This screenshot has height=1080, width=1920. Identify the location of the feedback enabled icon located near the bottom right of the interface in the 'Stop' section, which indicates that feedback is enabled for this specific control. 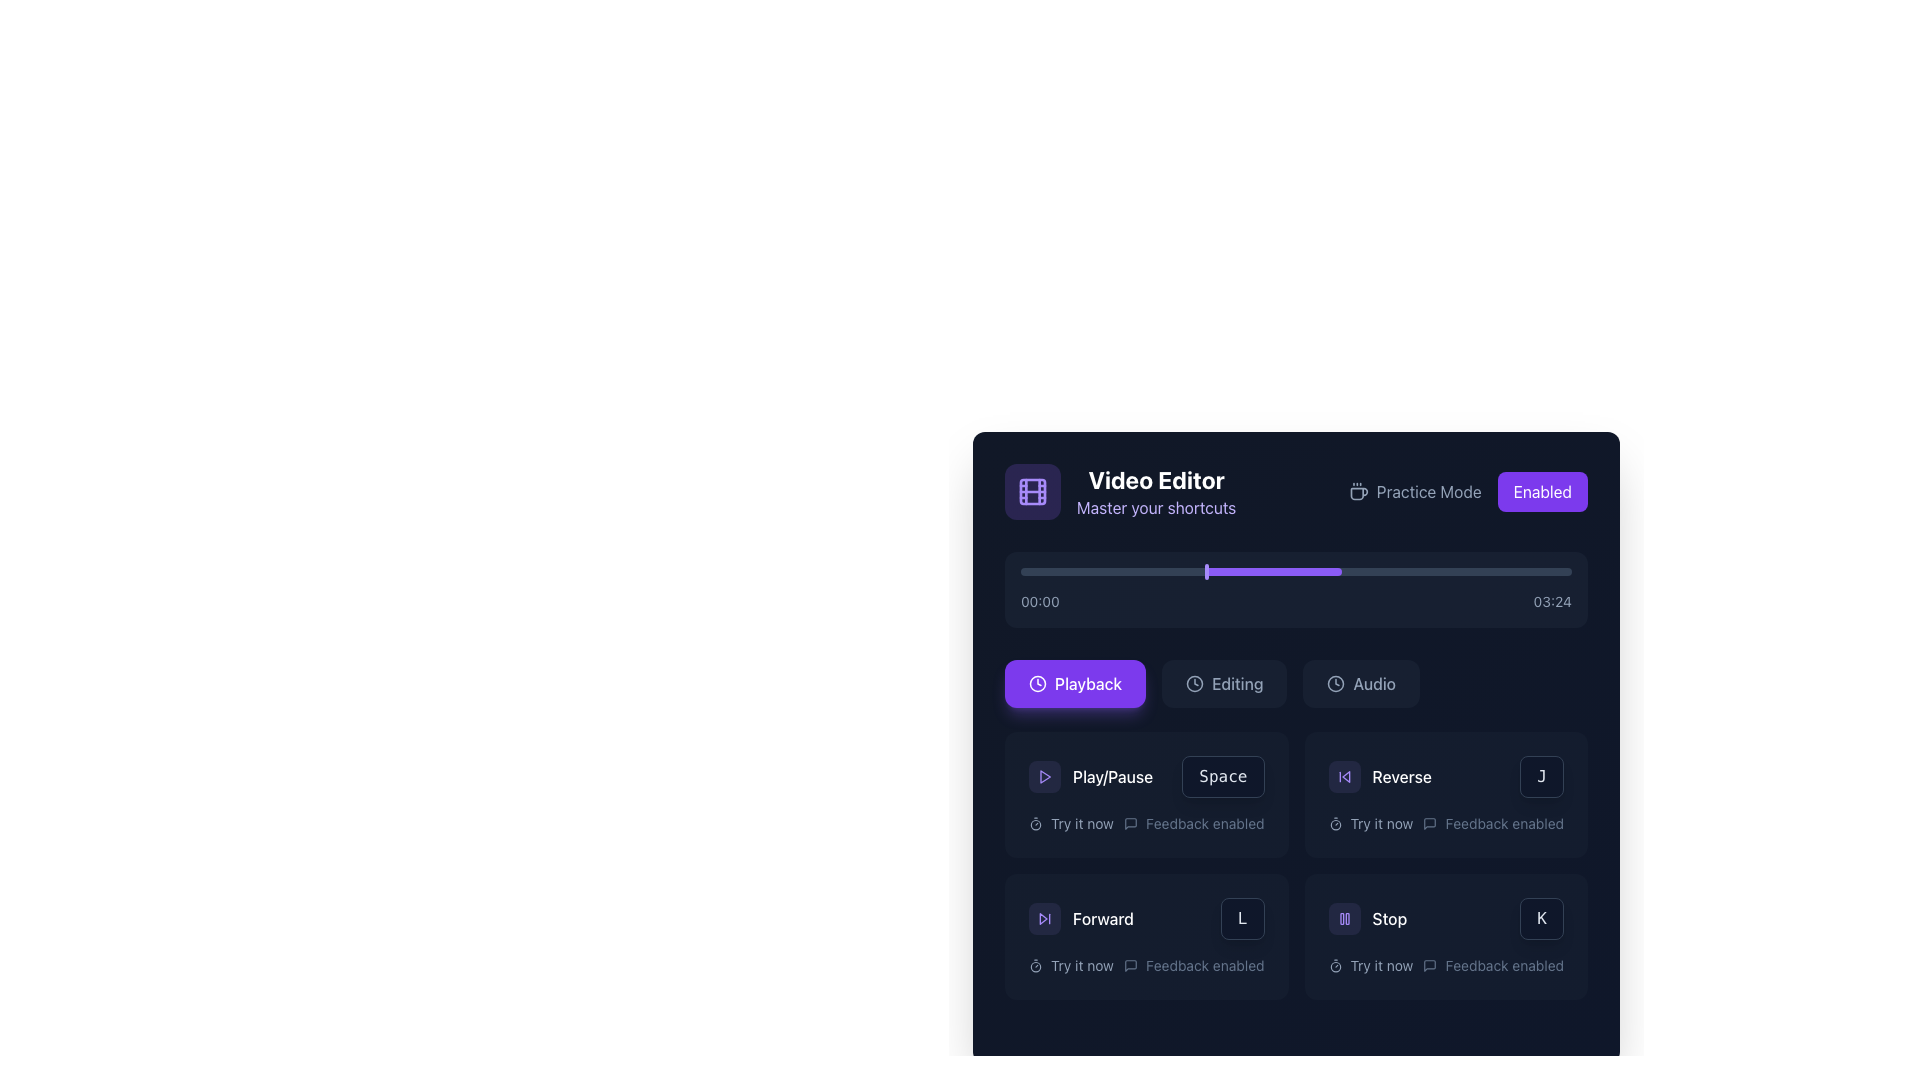
(1429, 964).